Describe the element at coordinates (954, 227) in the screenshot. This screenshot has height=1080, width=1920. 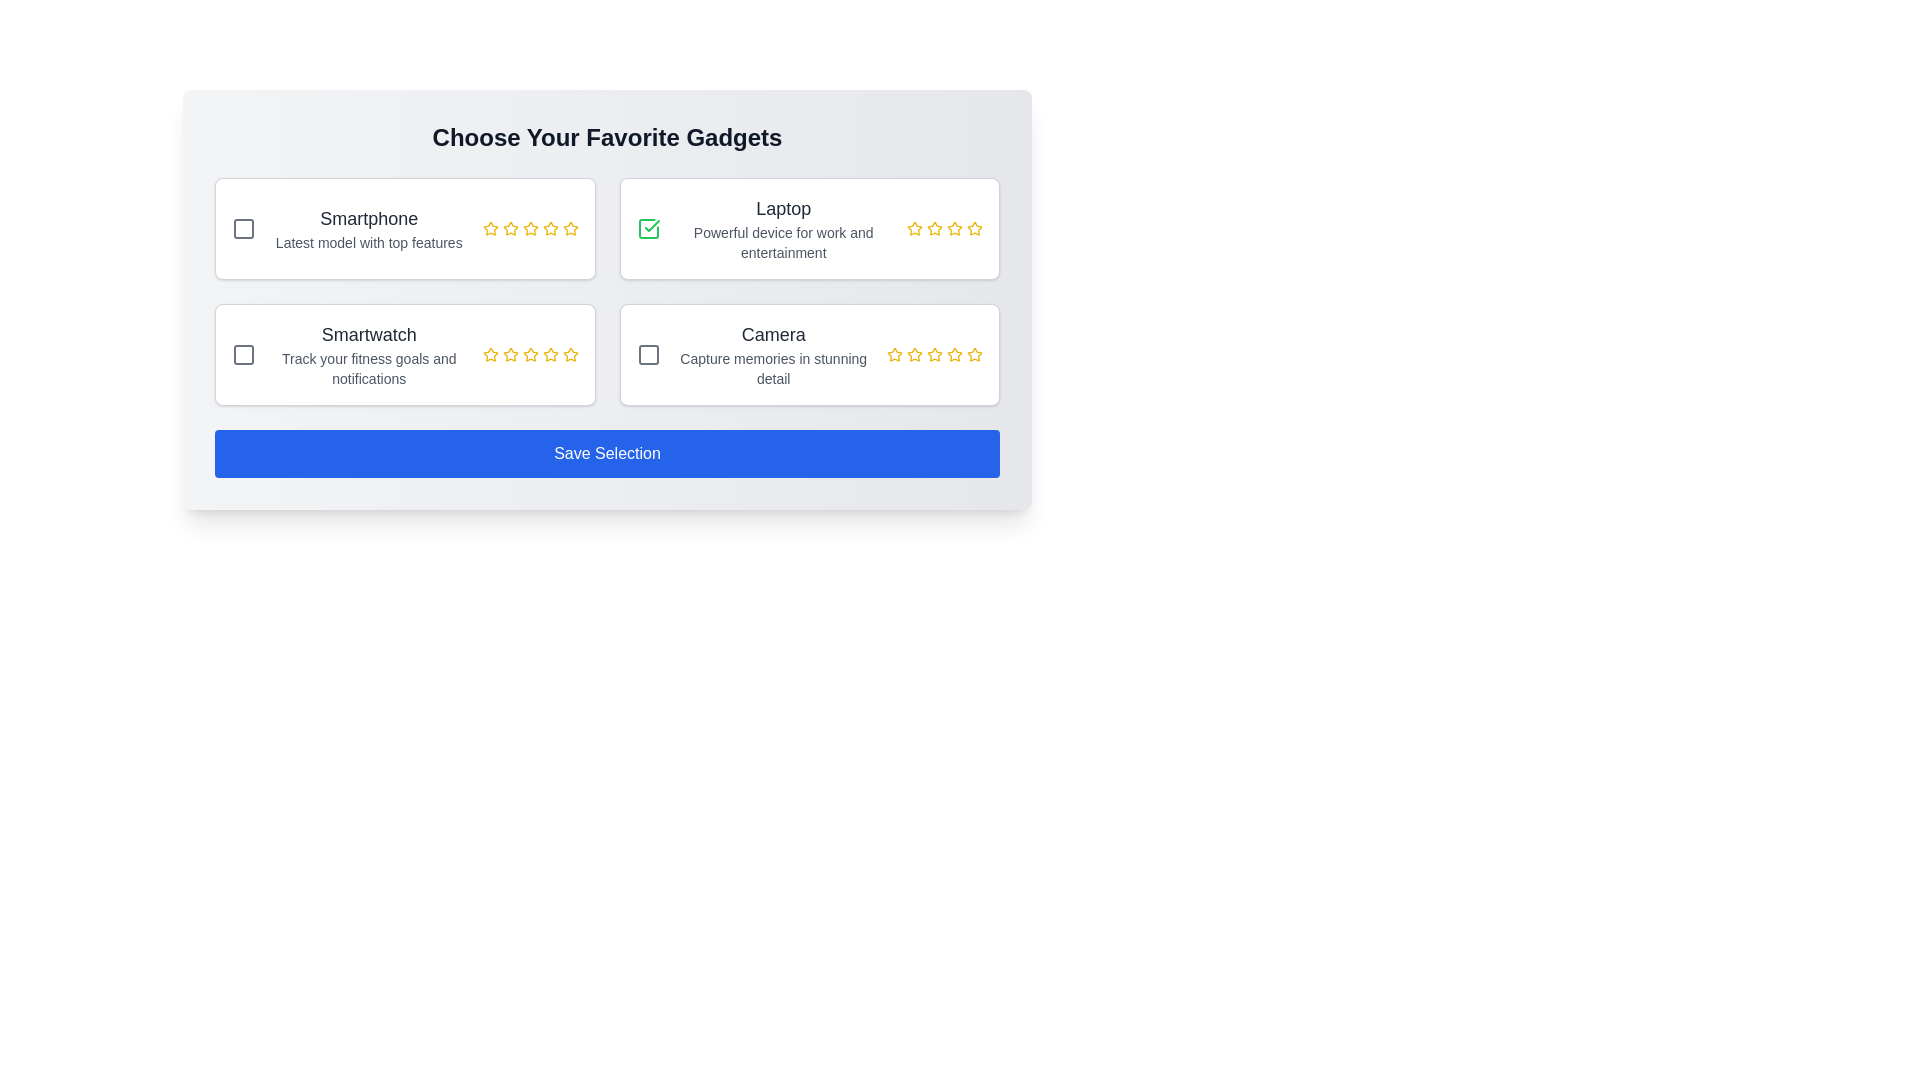
I see `the fifth star icon in the rating system` at that location.